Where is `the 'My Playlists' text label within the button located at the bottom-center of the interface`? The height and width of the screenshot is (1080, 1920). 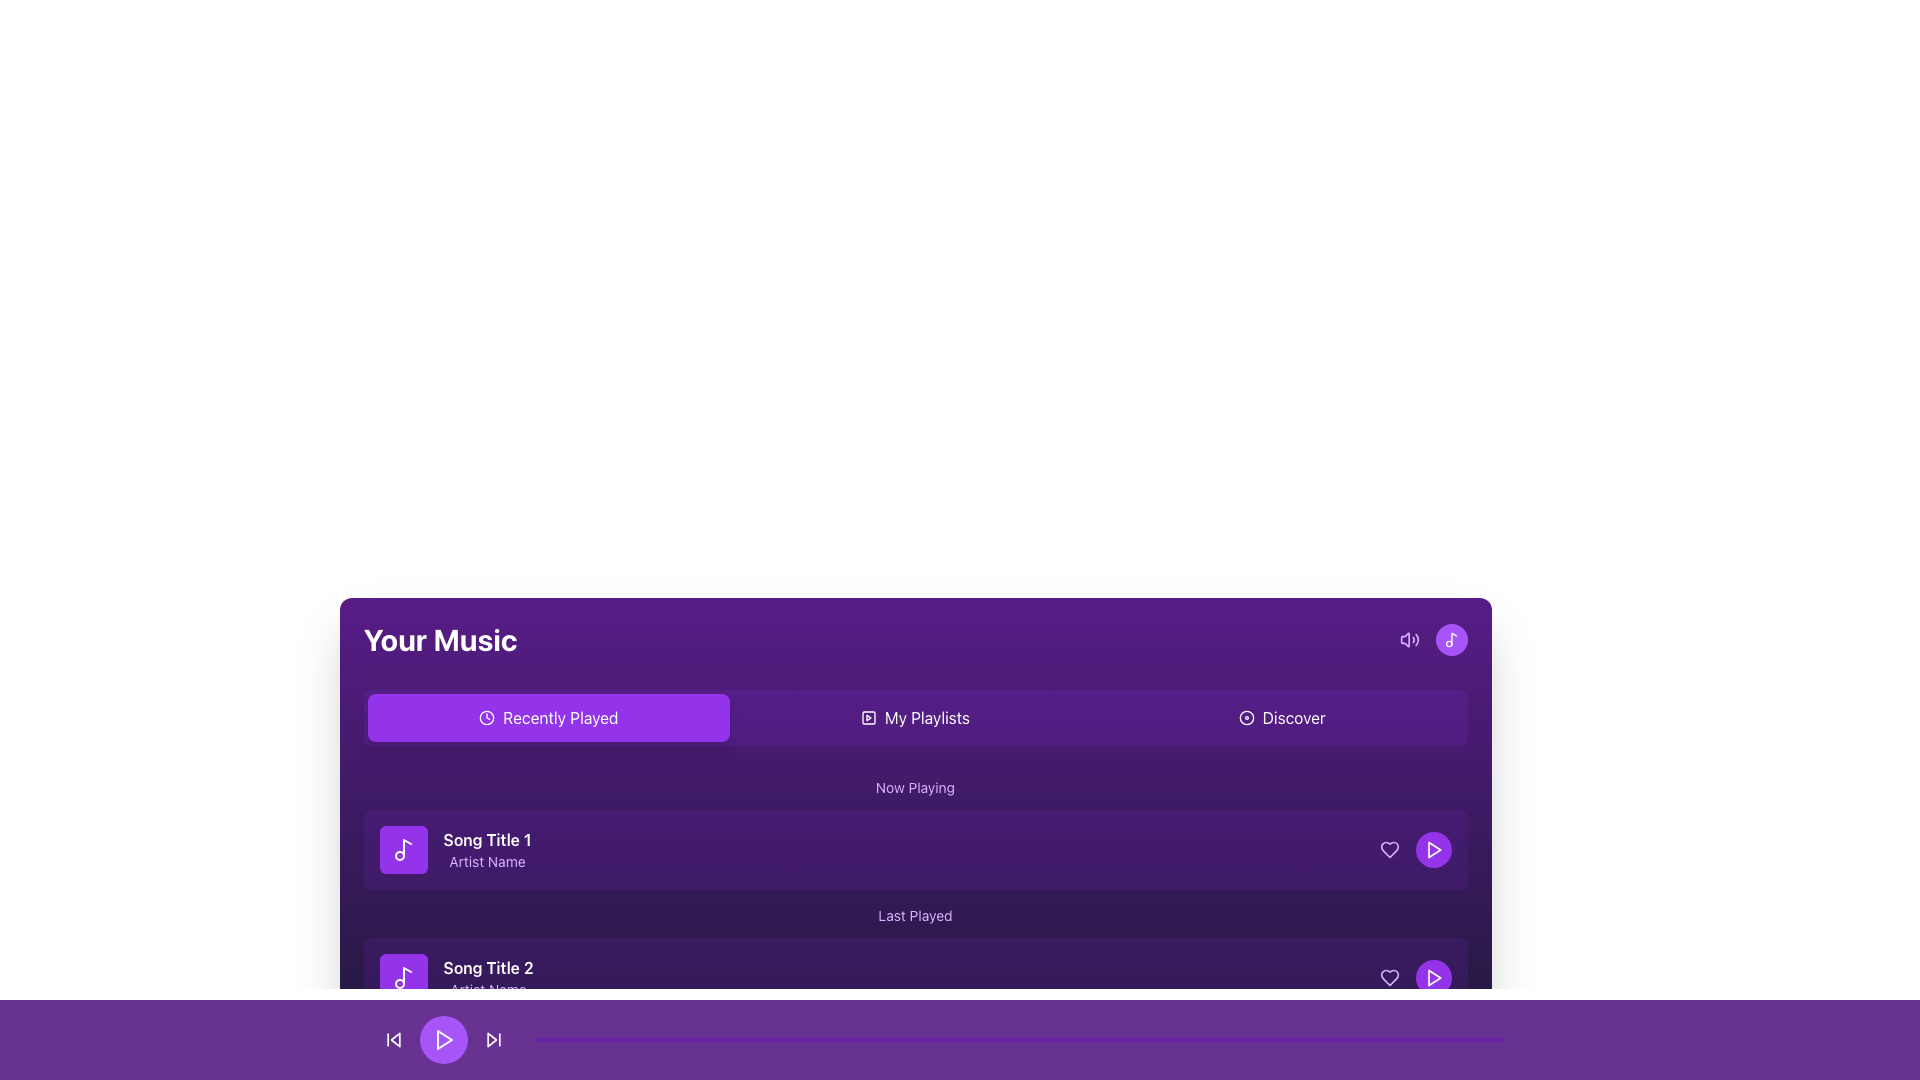 the 'My Playlists' text label within the button located at the bottom-center of the interface is located at coordinates (926, 716).